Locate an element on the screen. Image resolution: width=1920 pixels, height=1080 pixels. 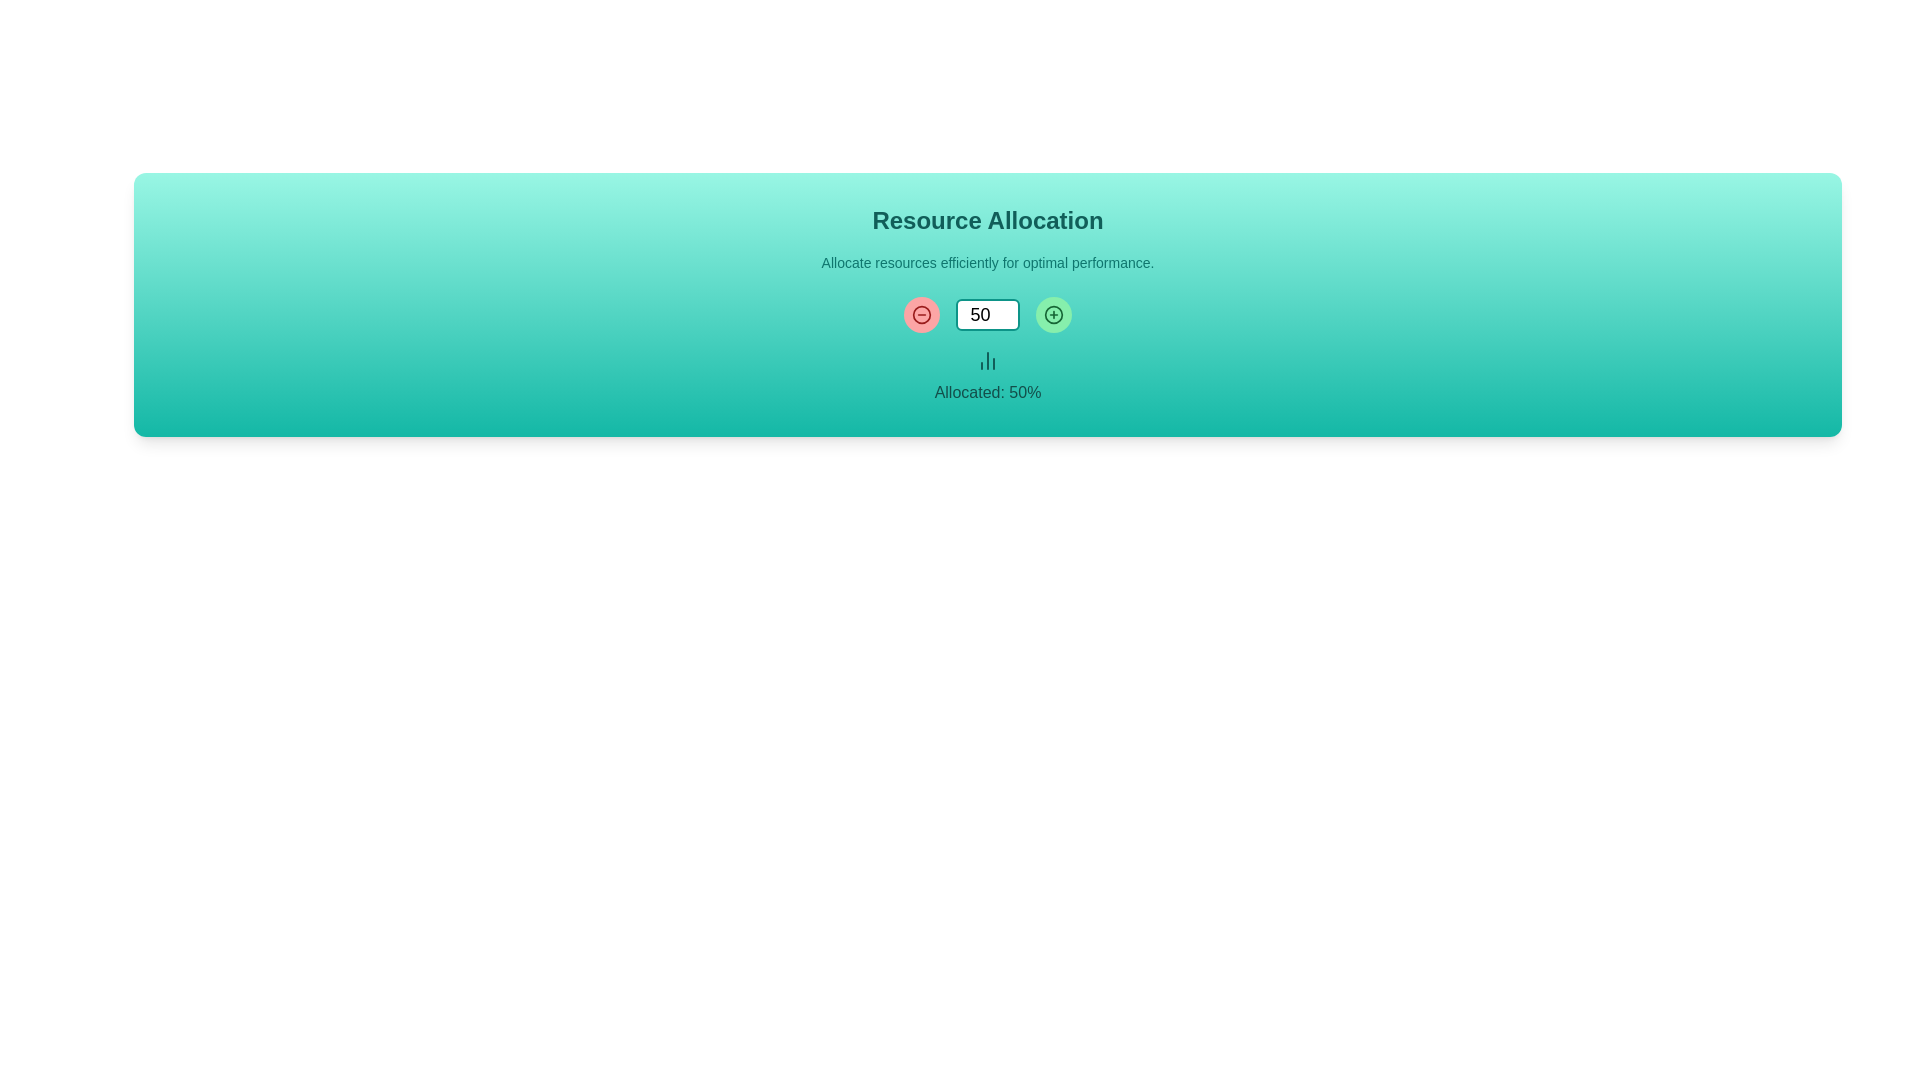
the rightmost button under 'Resource Allocation' to increment the numerical value in the adjacent input box is located at coordinates (1053, 315).